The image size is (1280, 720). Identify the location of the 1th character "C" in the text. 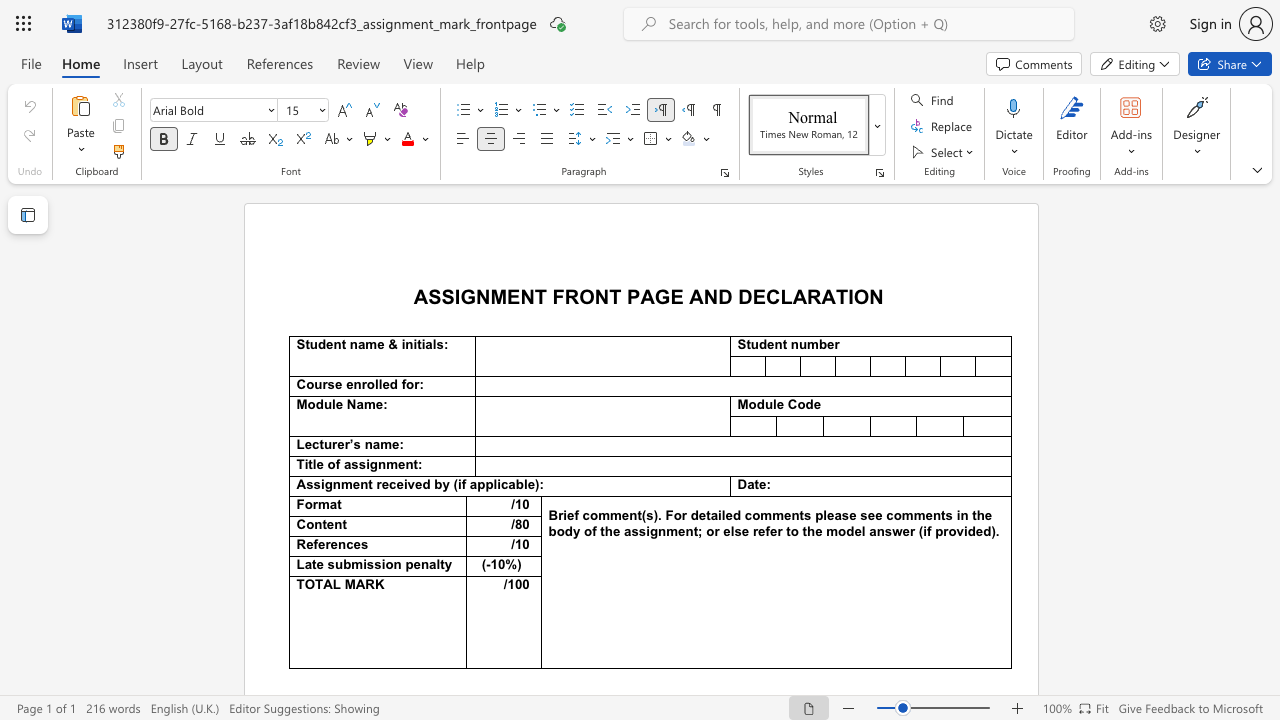
(772, 296).